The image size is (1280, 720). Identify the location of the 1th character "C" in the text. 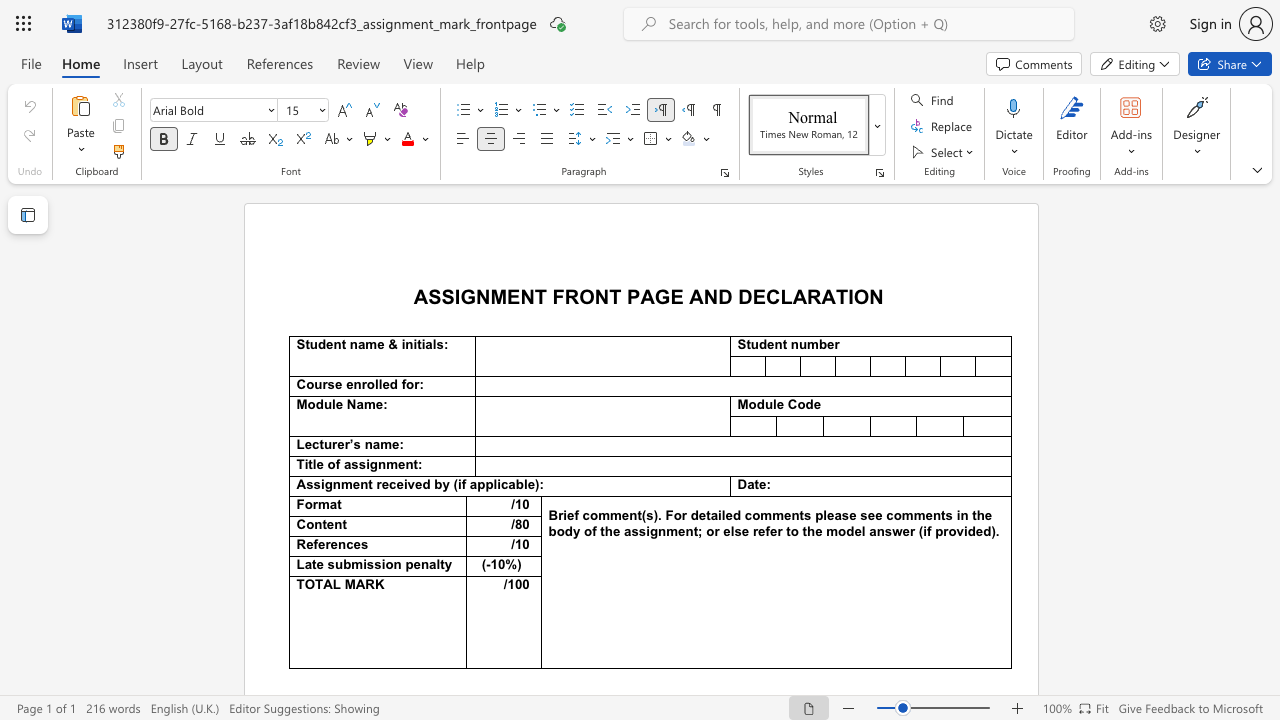
(772, 296).